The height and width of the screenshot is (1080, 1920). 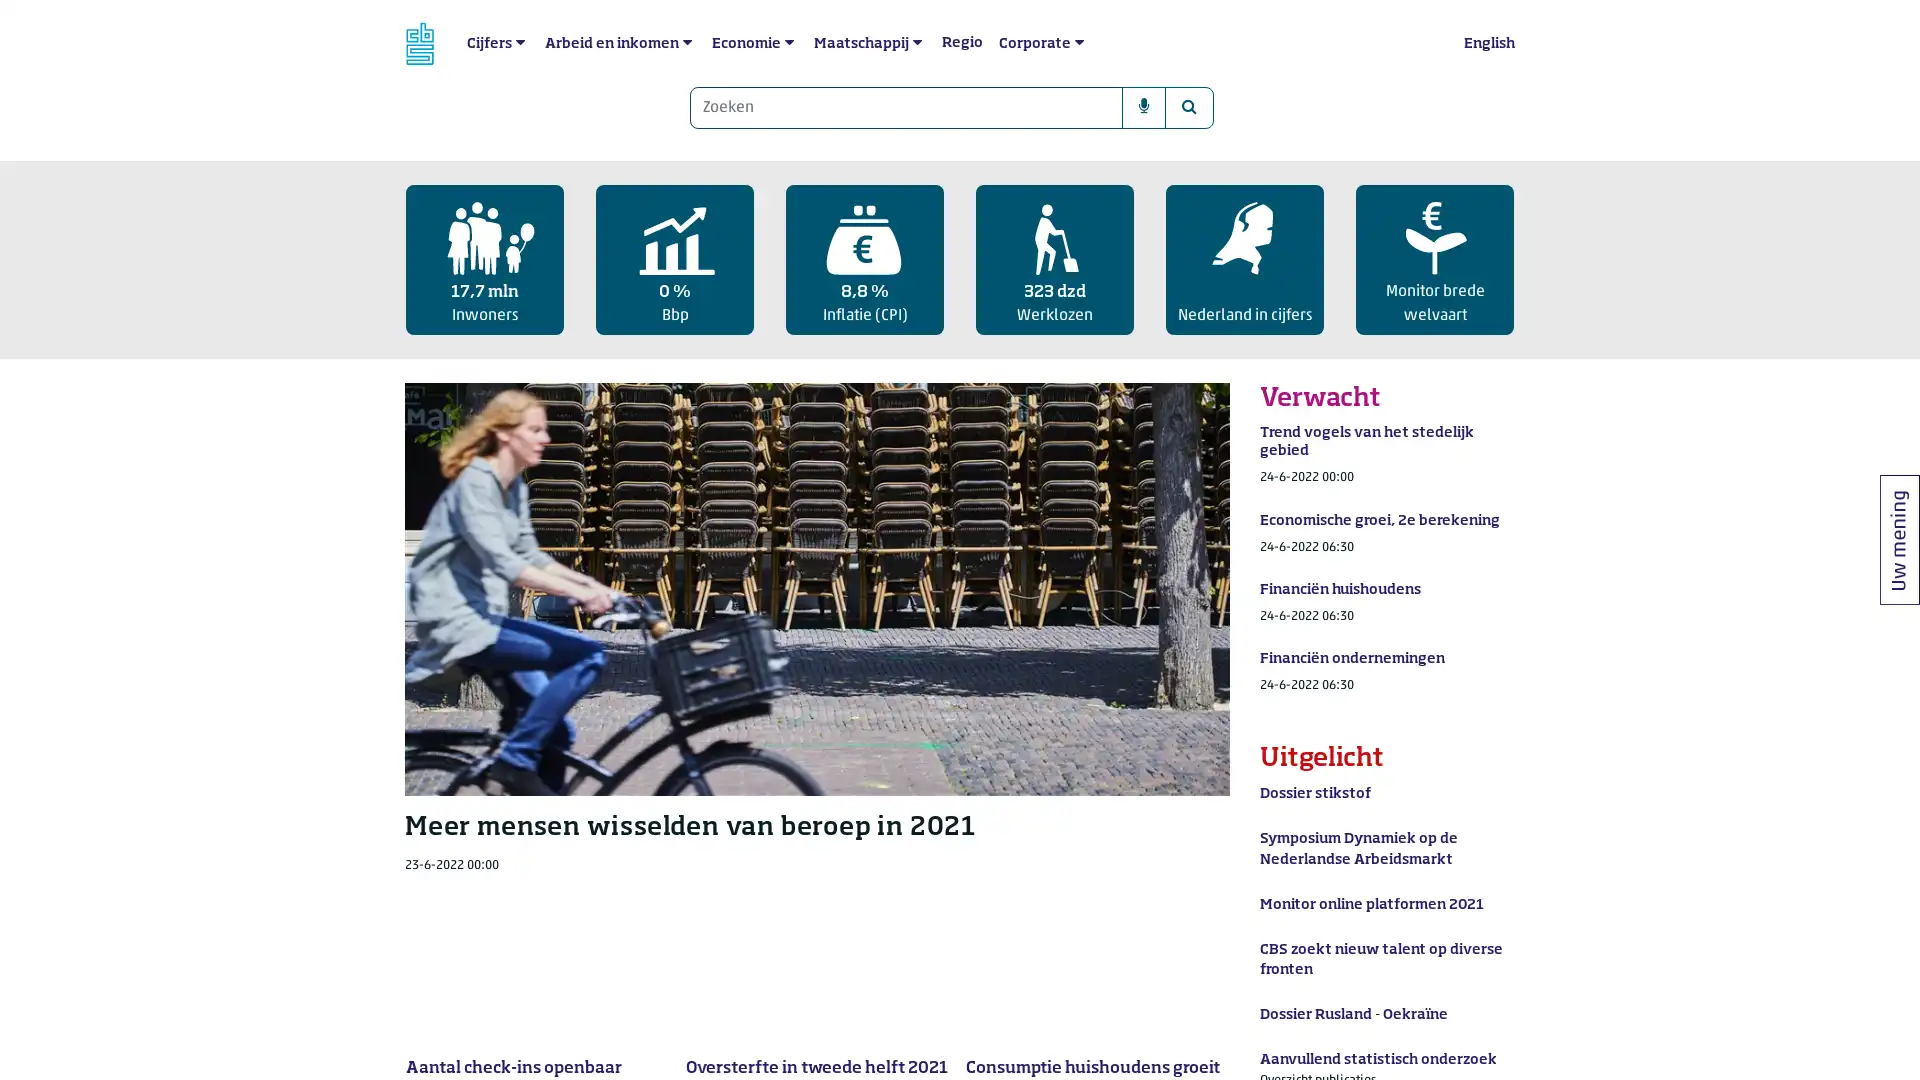 I want to click on submenu Arbeid en inkomen, so click(x=687, y=42).